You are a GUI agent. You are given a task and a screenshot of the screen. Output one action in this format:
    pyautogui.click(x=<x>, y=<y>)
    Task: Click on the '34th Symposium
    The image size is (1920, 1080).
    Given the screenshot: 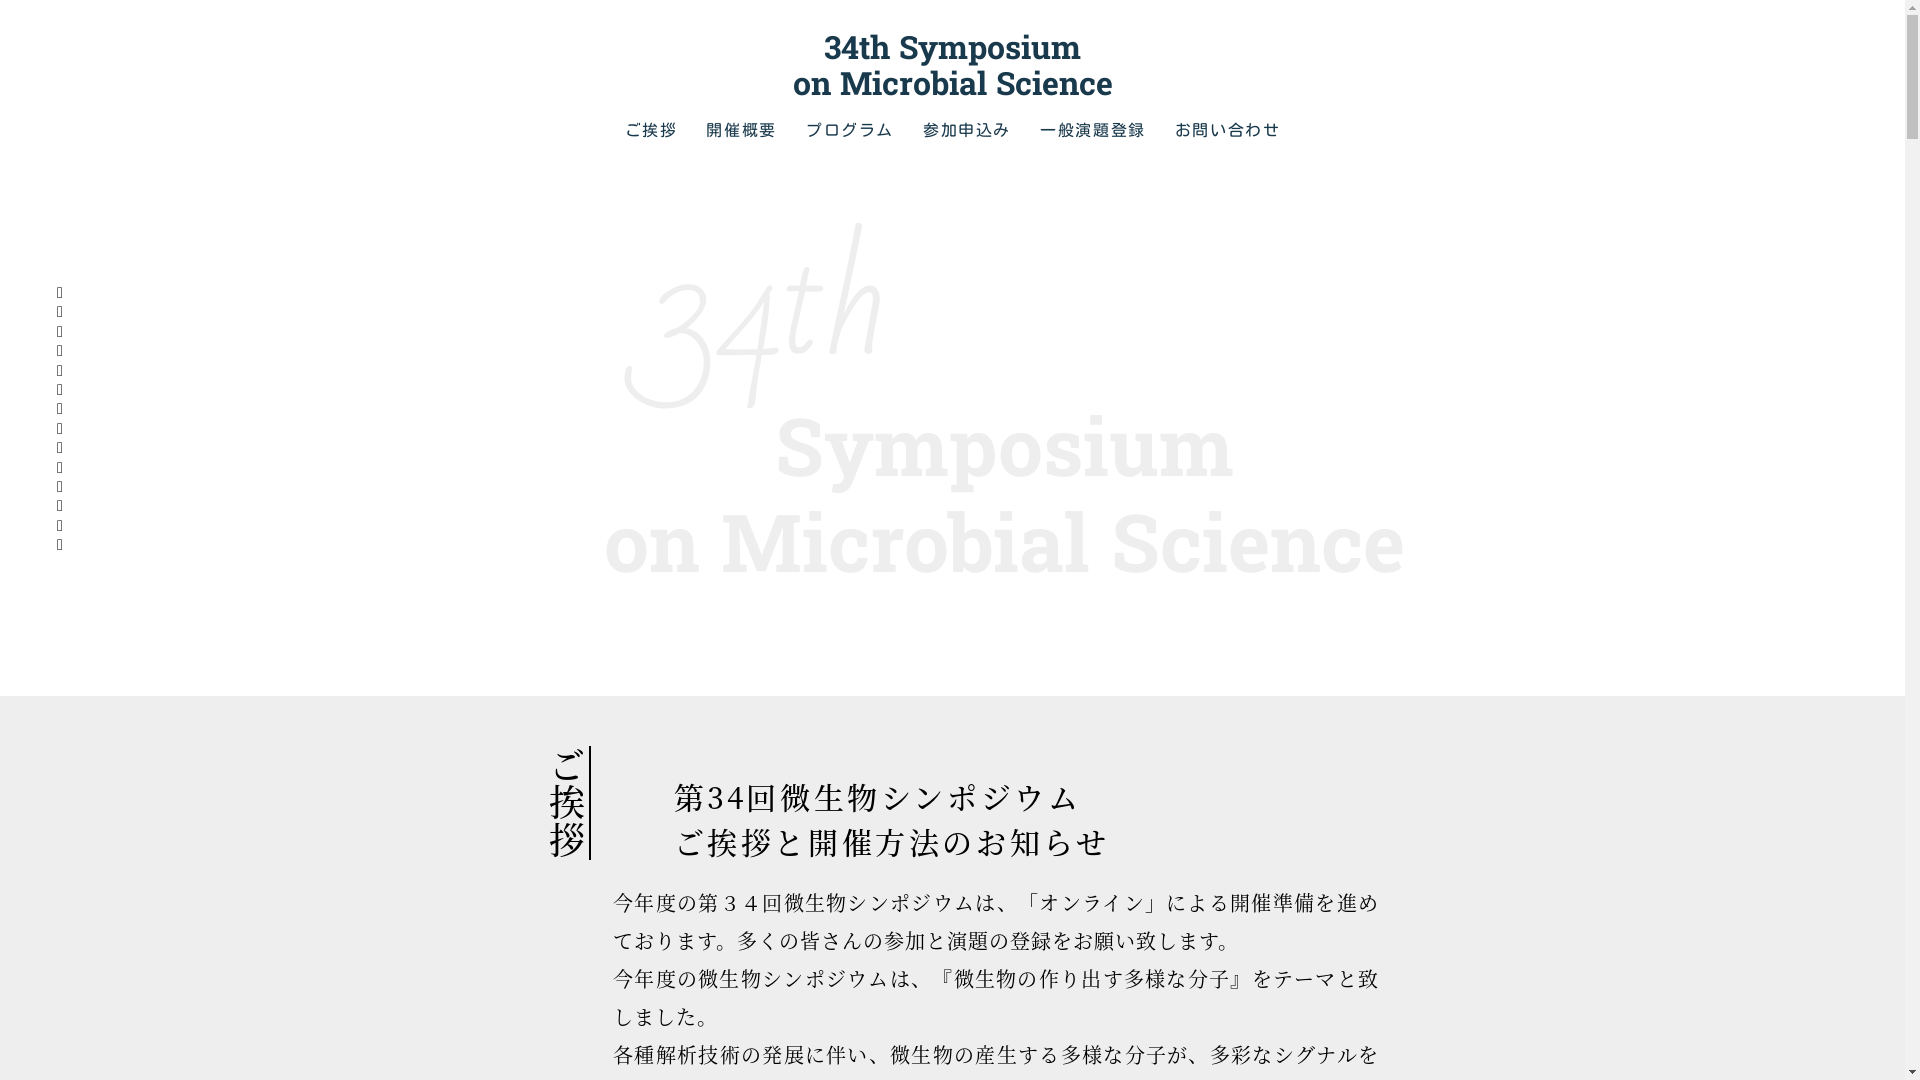 What is the action you would take?
    pyautogui.click(x=950, y=63)
    